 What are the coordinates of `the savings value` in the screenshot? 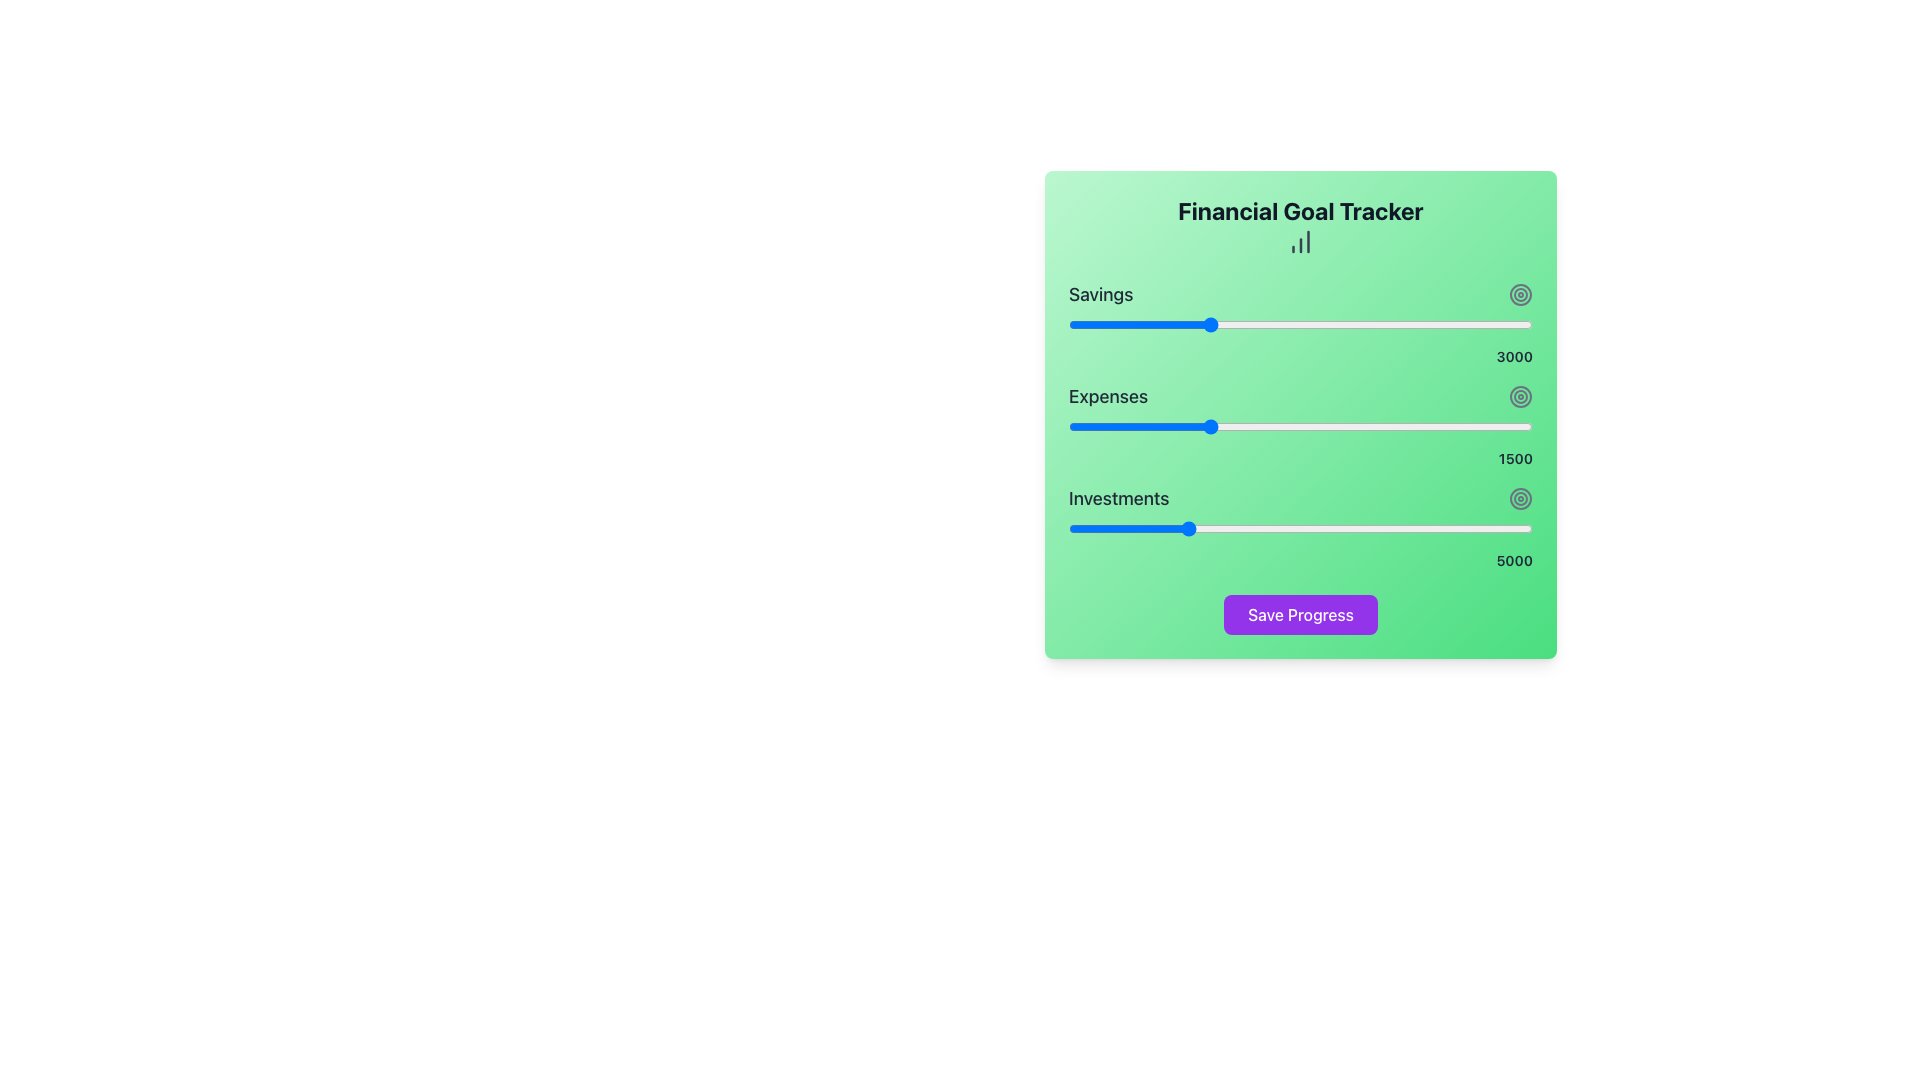 It's located at (1152, 323).